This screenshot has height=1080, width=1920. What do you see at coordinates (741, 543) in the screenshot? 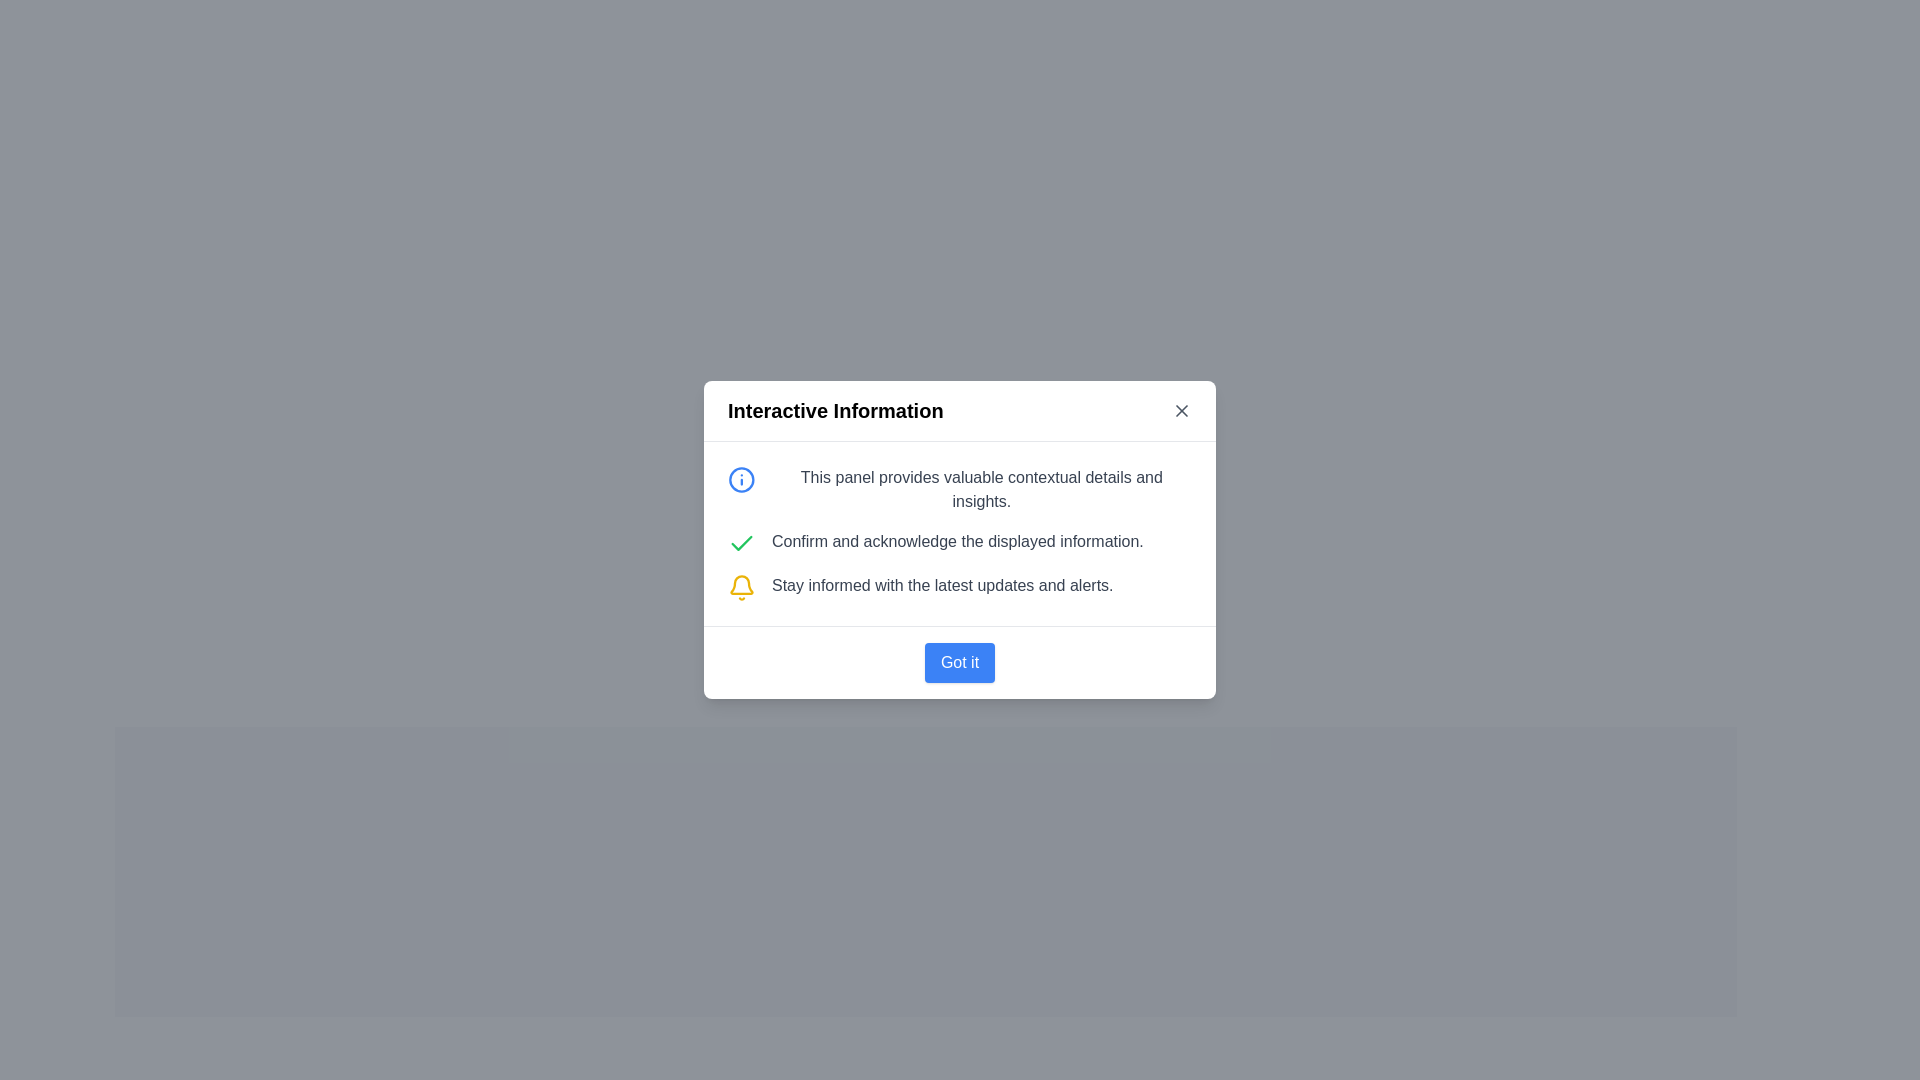
I see `the checkmark icon within the dialog box, which is part of the second row alongside explanatory text` at bounding box center [741, 543].